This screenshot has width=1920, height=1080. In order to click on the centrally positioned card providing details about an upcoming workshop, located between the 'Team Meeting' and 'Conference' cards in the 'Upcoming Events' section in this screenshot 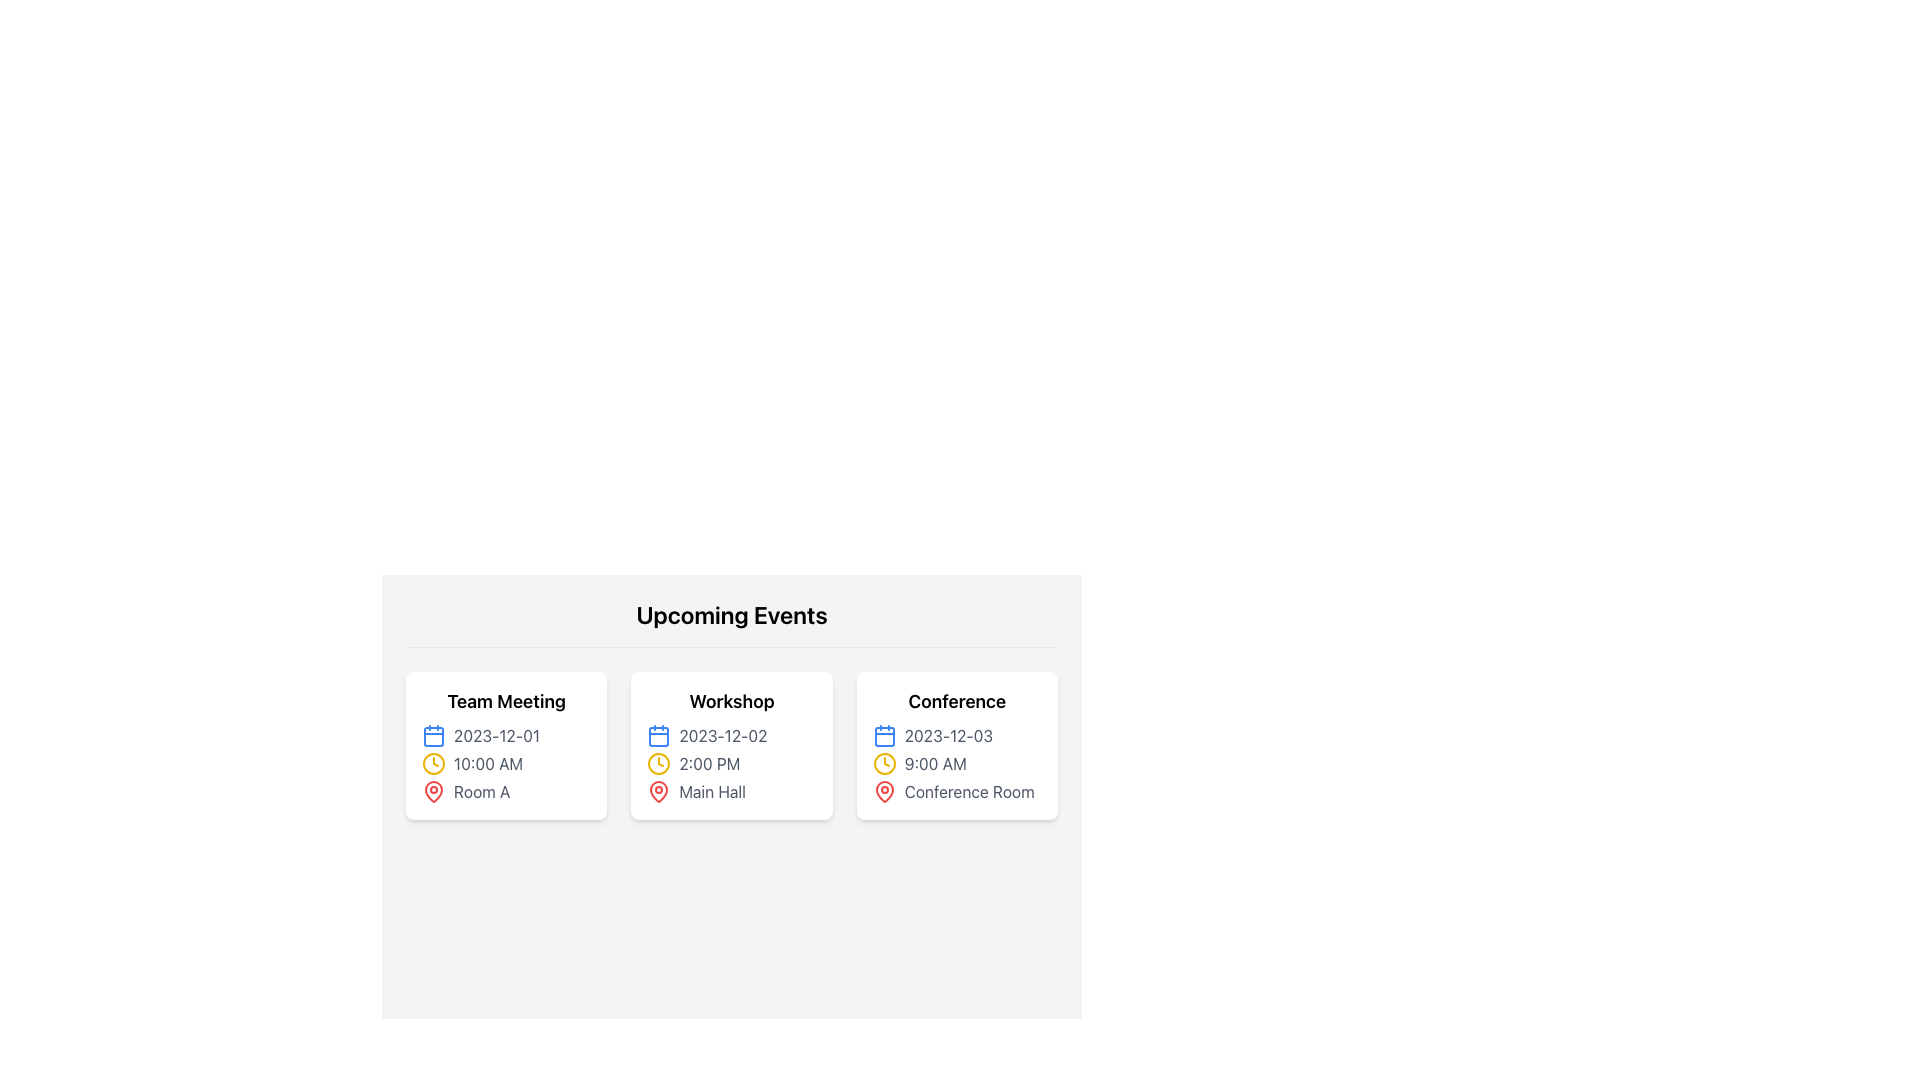, I will do `click(730, 745)`.